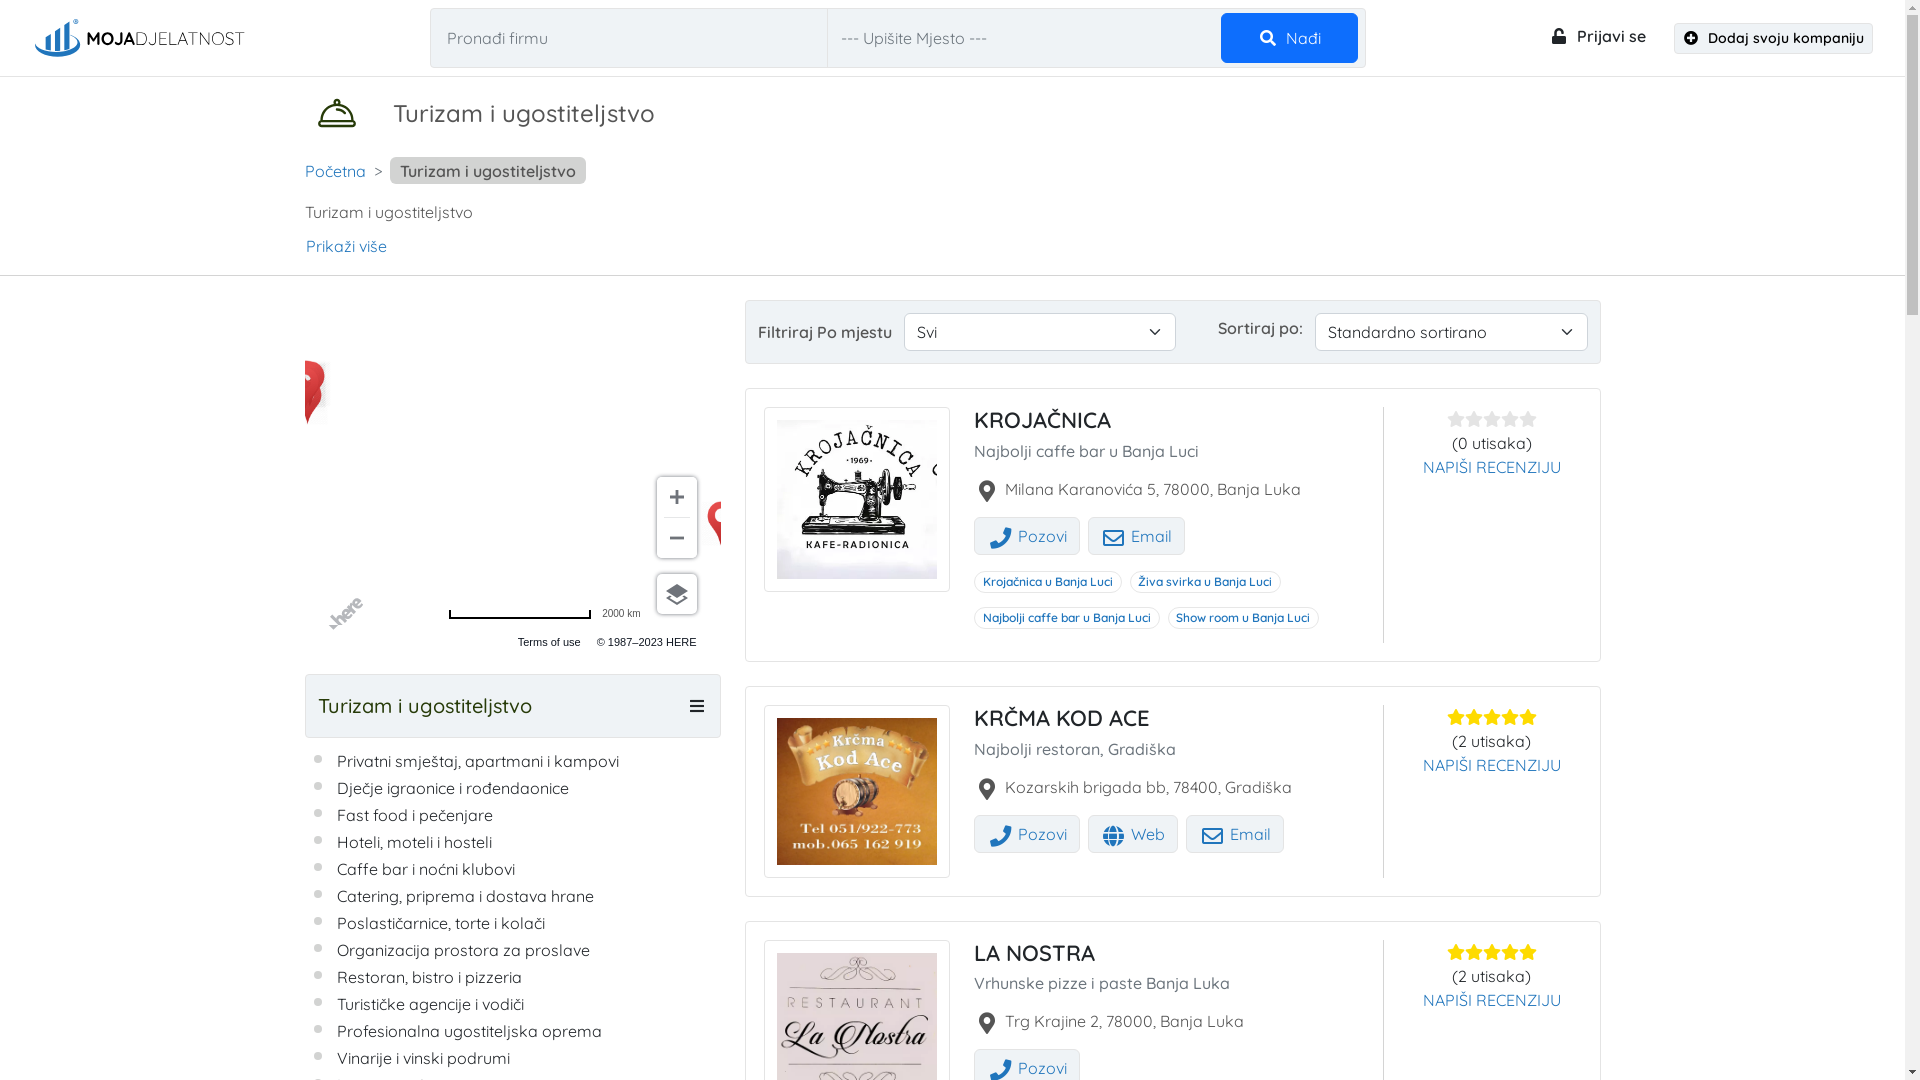 This screenshot has width=1920, height=1080. Describe the element at coordinates (1065, 616) in the screenshot. I see `'Najbolji caffe bar u Banja Luci'` at that location.